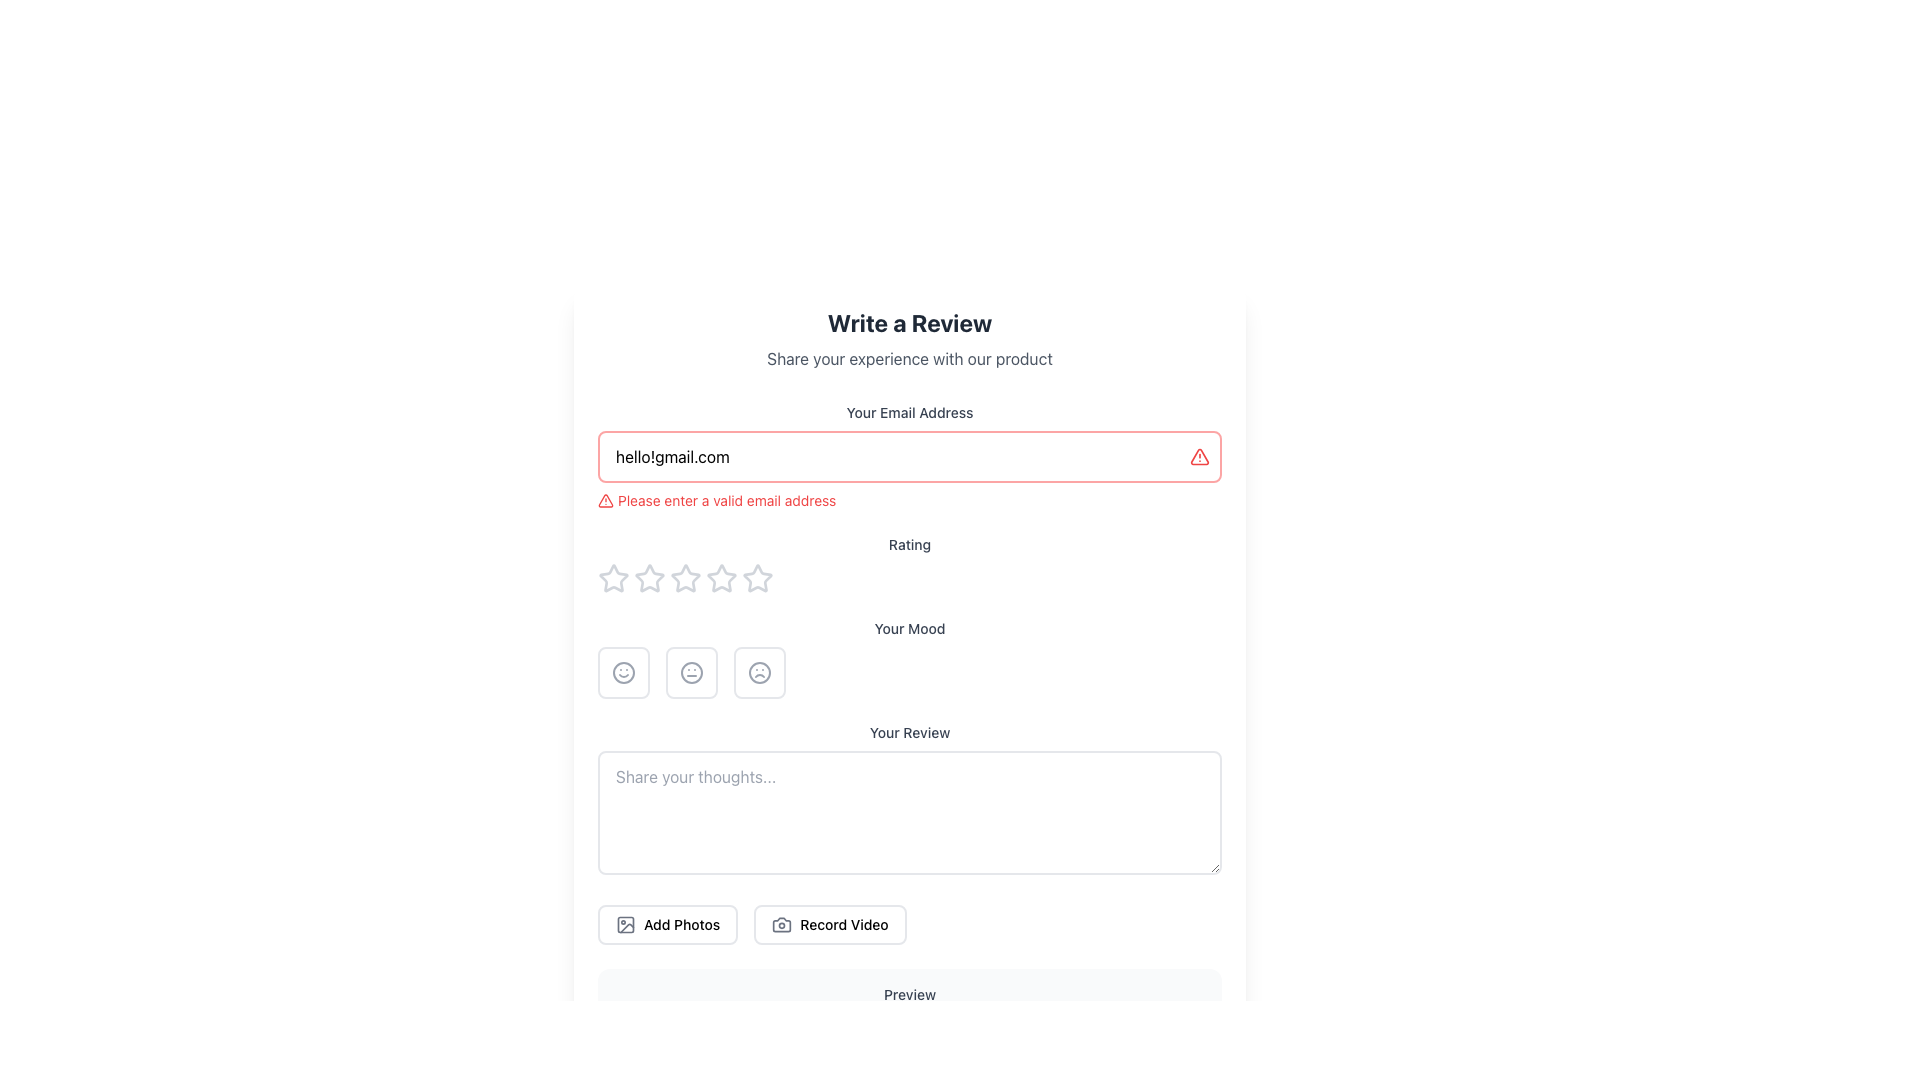  Describe the element at coordinates (733, 1041) in the screenshot. I see `the Progress indicator or placeholder bar, which is a visual representation located towards the bottom of the interface and is centered horizontally in a layout with another element to its right` at that location.